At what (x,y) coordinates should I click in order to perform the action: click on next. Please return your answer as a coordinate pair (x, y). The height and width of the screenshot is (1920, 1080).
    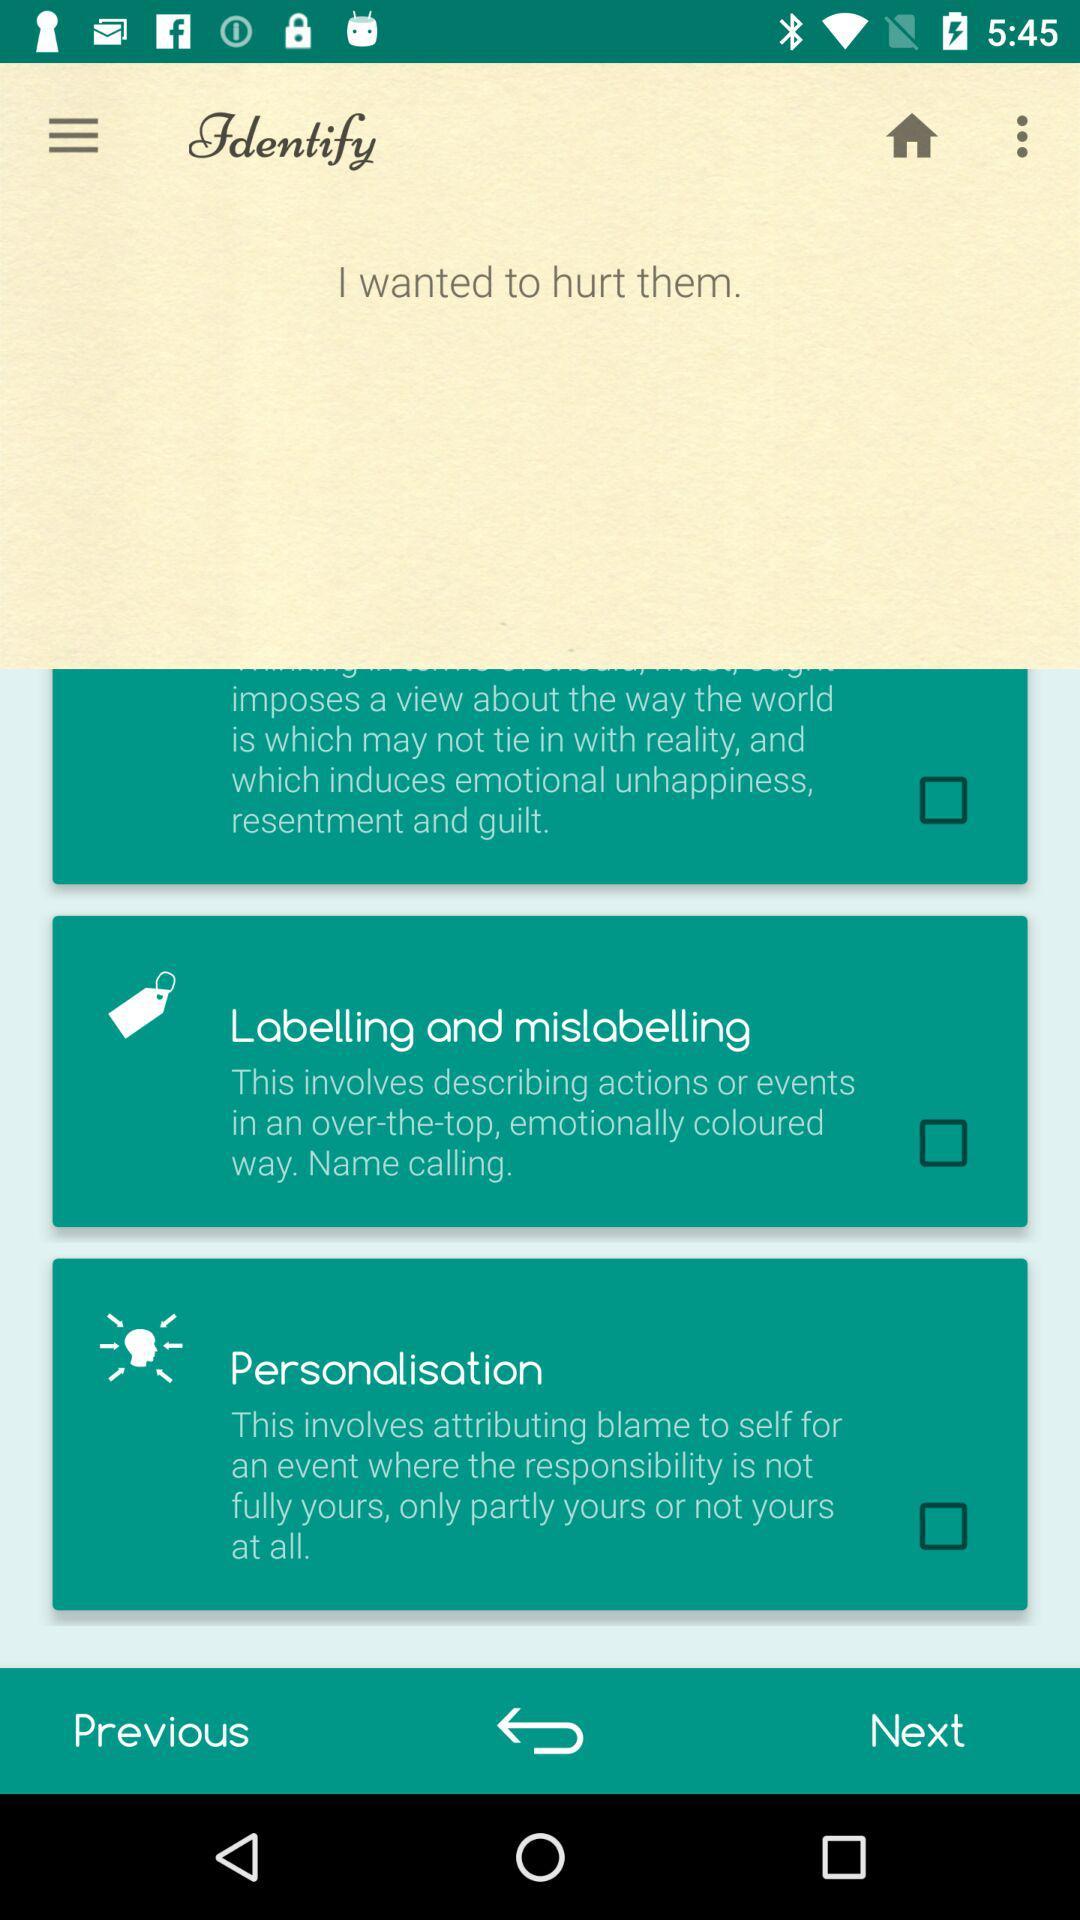
    Looking at the image, I should click on (918, 1730).